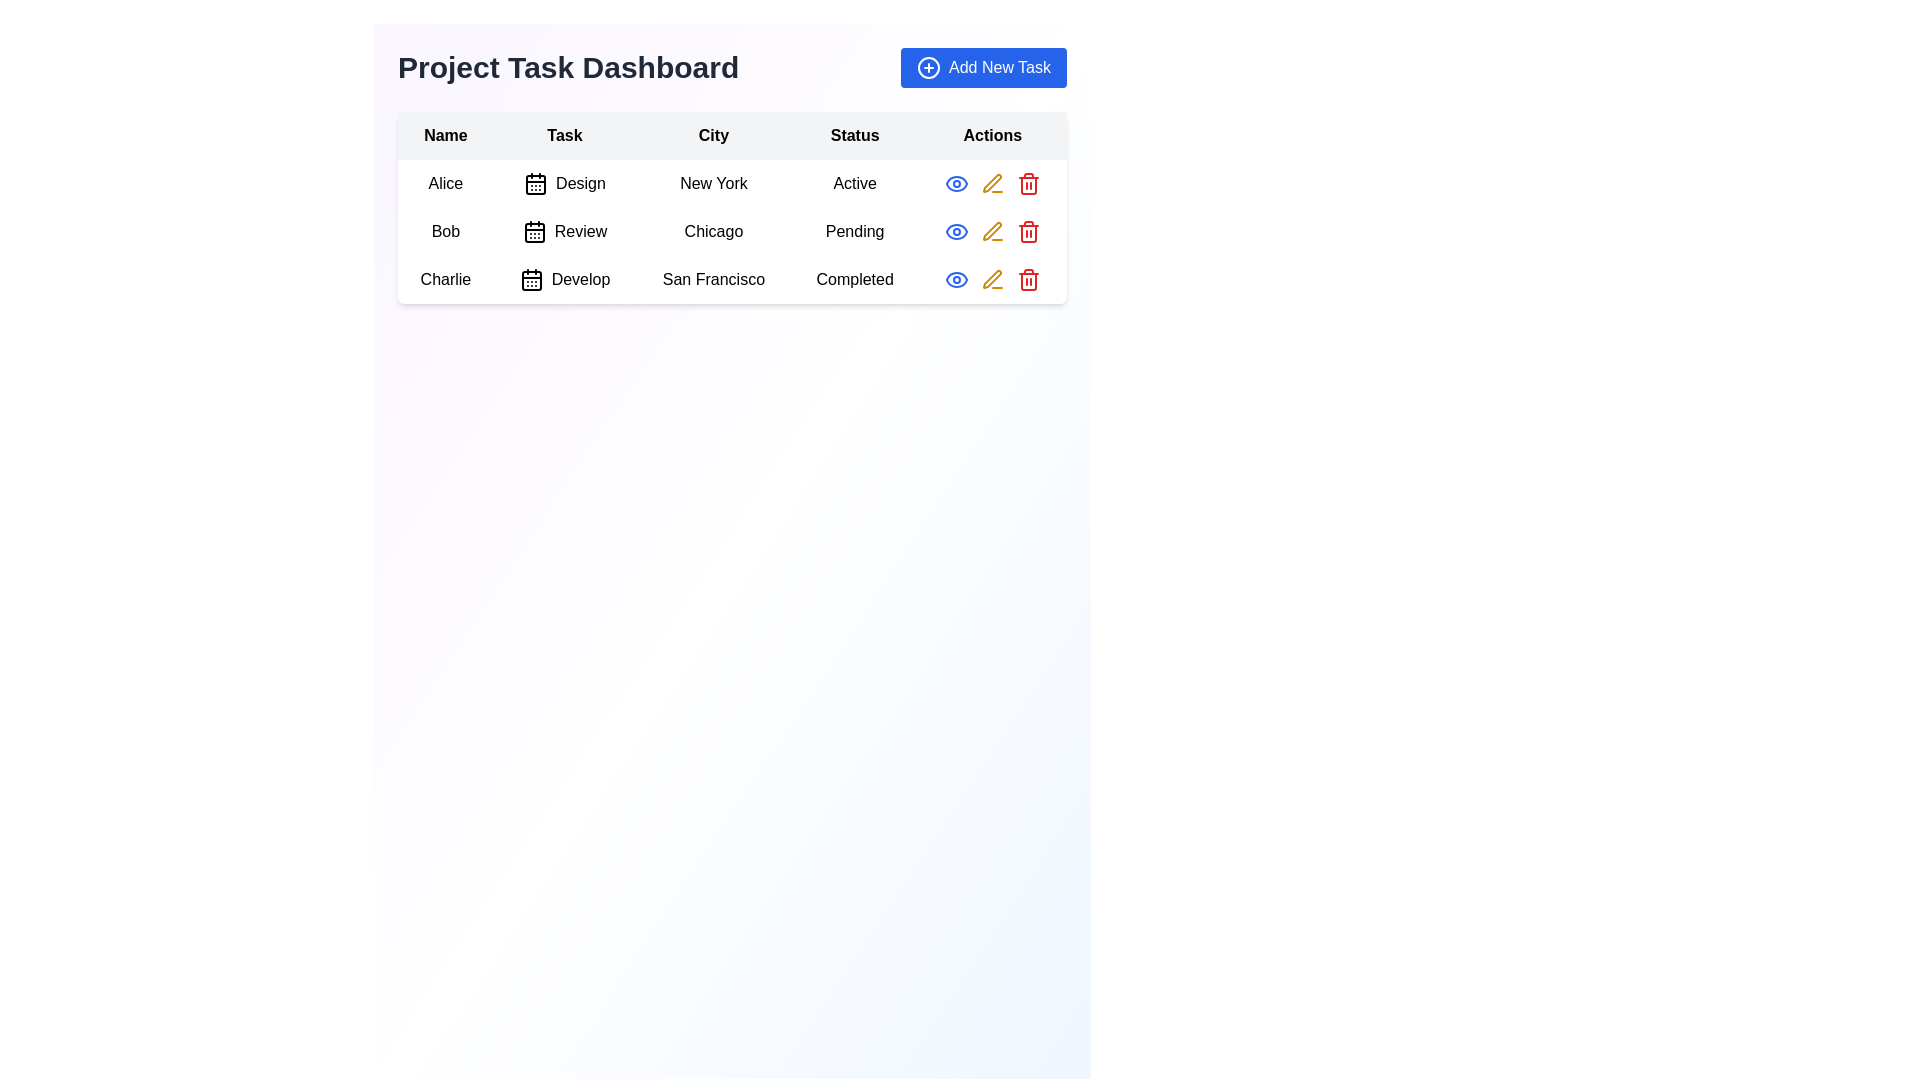 This screenshot has height=1080, width=1920. What do you see at coordinates (1028, 184) in the screenshot?
I see `the red-colored trash bin icon in the 'Actions' column of the third row corresponding to user 'Charlie' in 'San Francisco'` at bounding box center [1028, 184].